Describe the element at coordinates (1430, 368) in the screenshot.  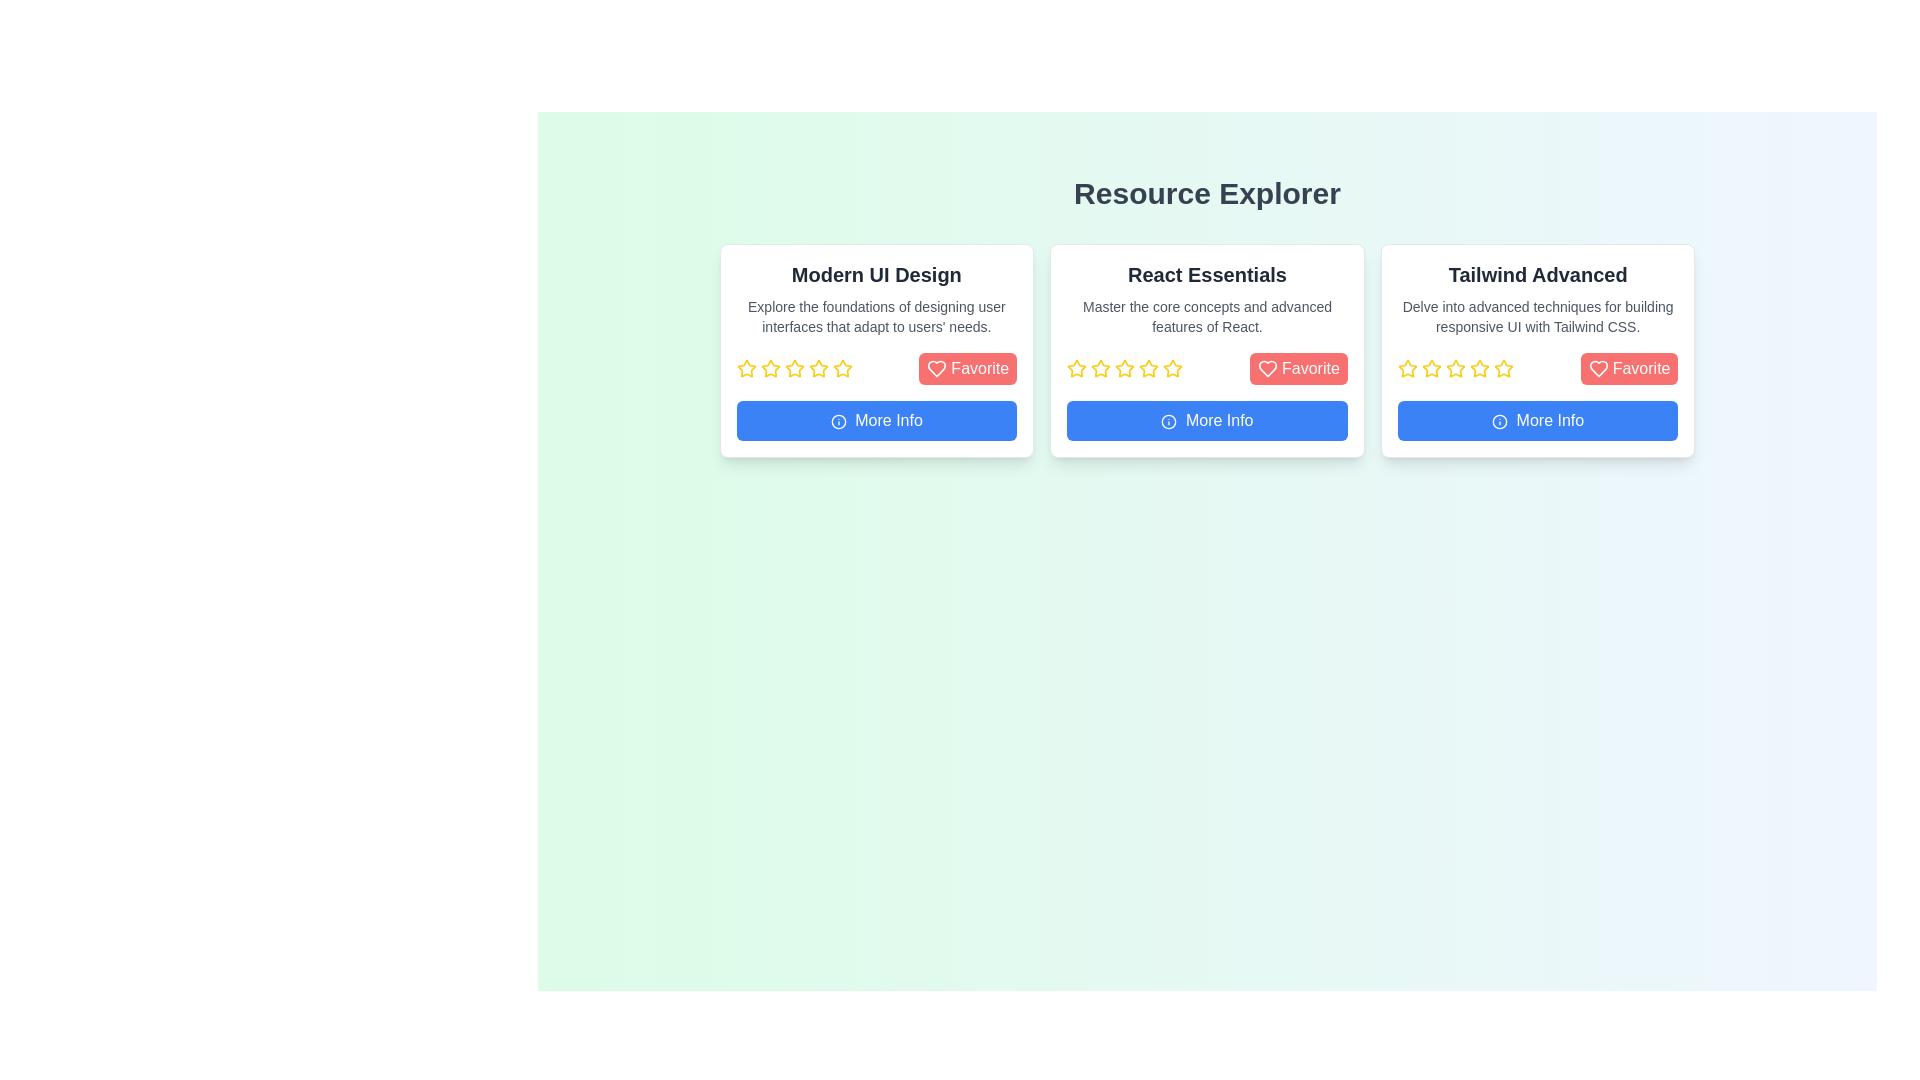
I see `the yellow star icon with a hollow center, which is the second star from the left in the rating section of the 'Tailwind Advanced' card` at that location.